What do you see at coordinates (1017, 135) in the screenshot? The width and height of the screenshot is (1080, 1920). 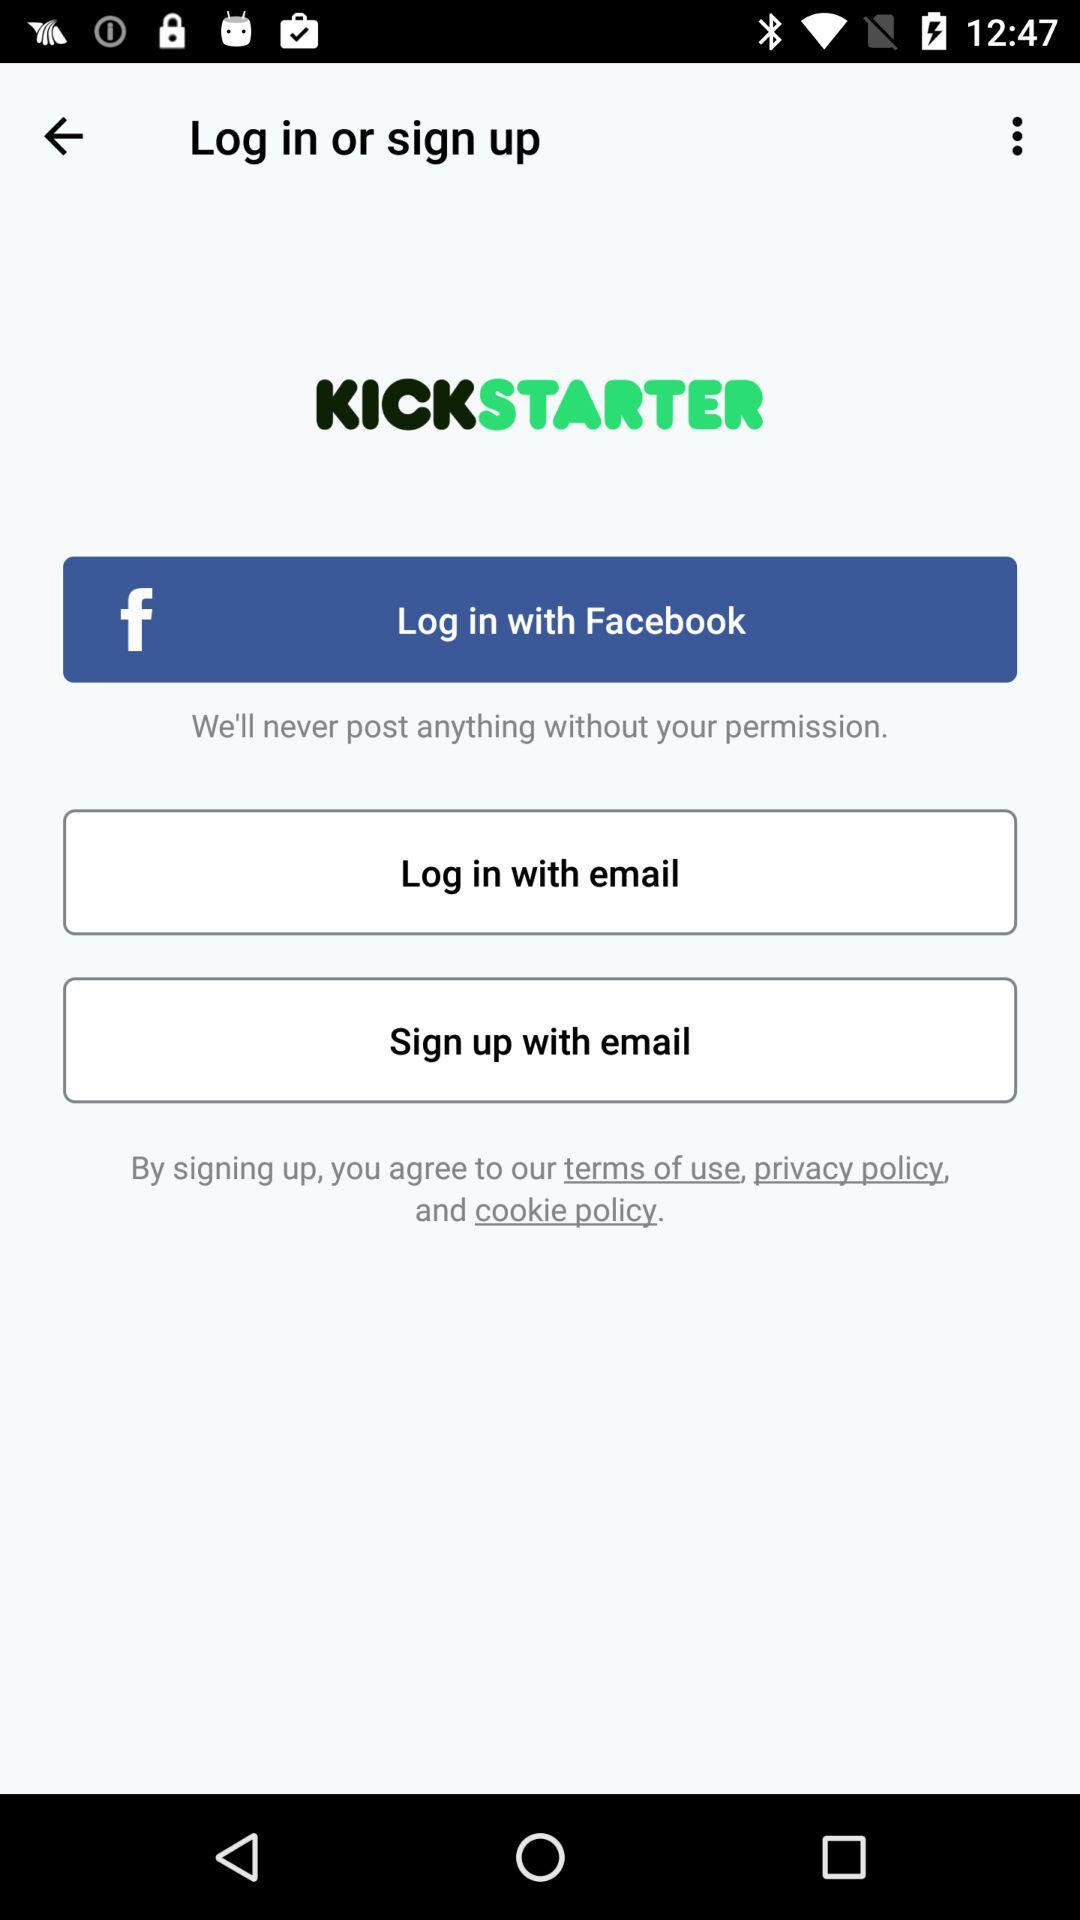 I see `item above the log in with item` at bounding box center [1017, 135].